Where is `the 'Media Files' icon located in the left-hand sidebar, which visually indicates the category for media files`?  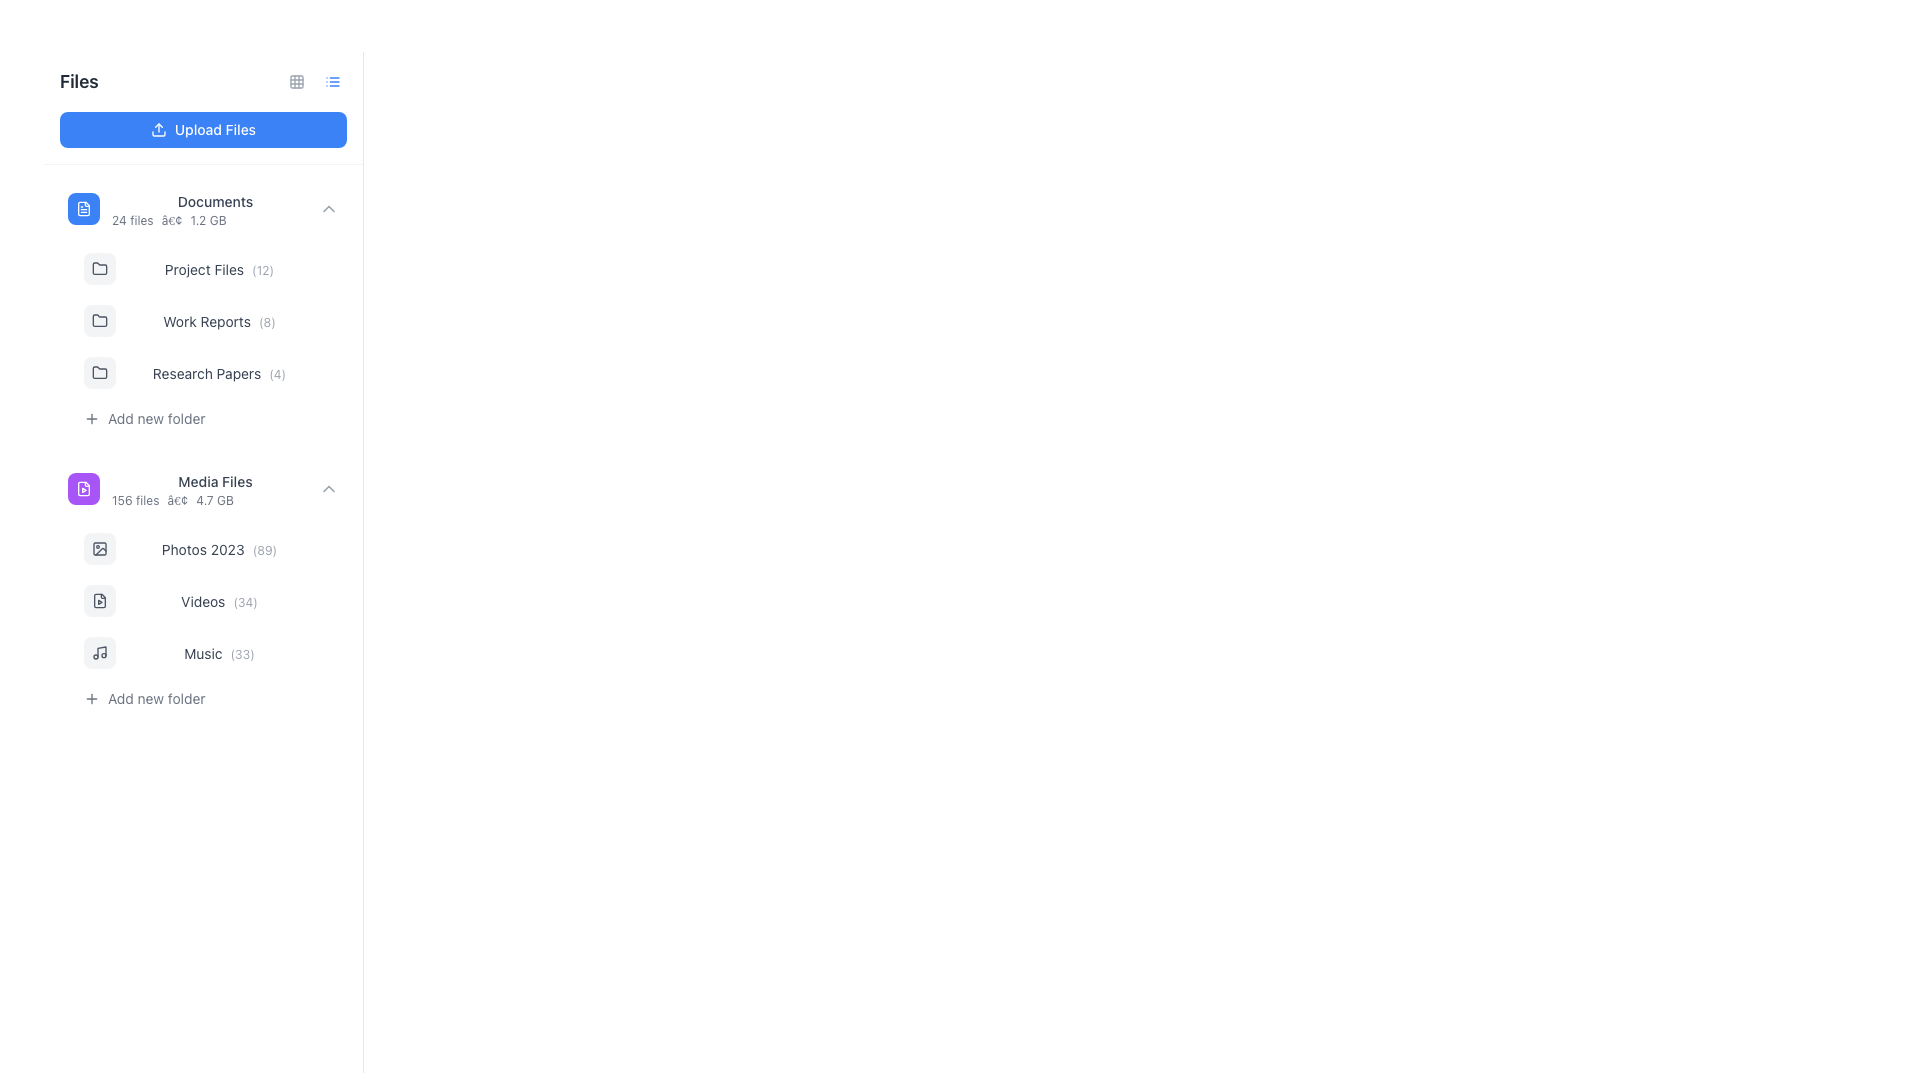
the 'Media Files' icon located in the left-hand sidebar, which visually indicates the category for media files is located at coordinates (82, 489).